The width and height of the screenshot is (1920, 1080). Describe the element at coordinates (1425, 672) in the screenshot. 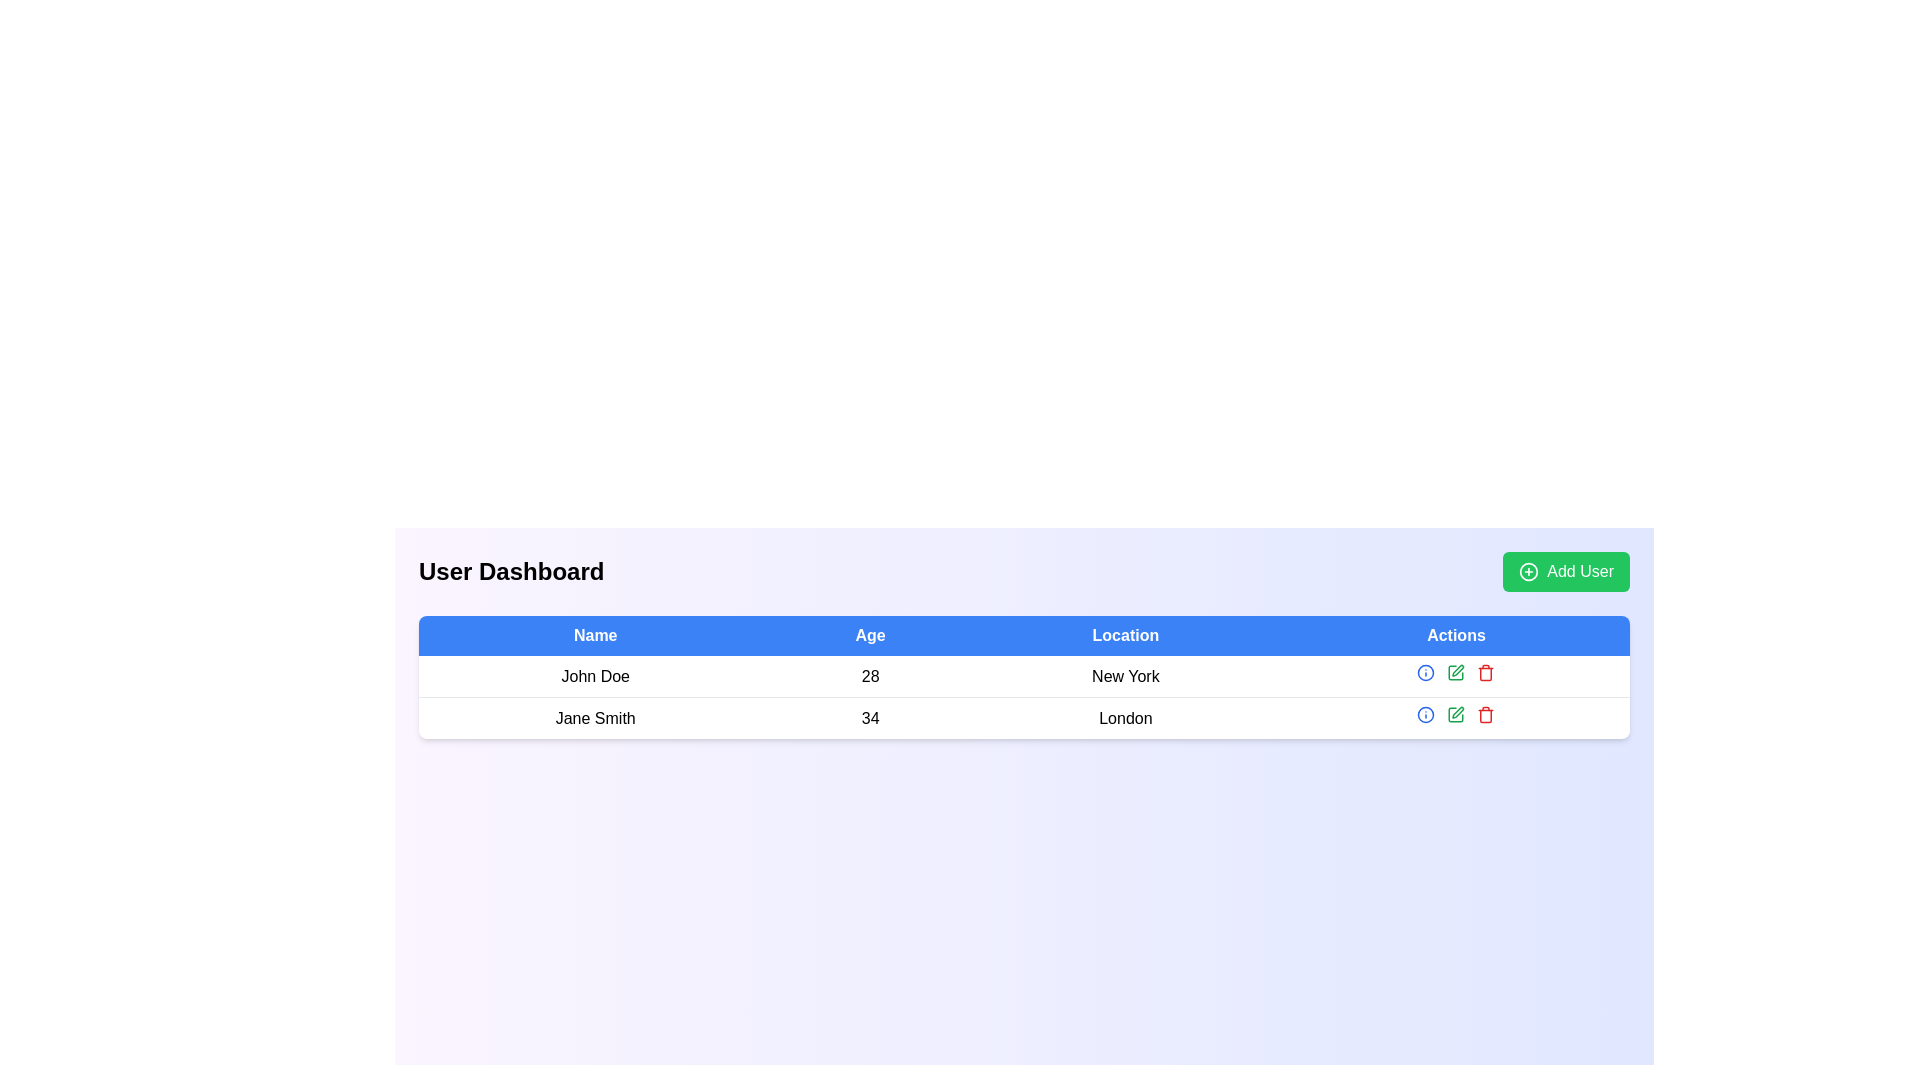

I see `the small blue circular informational icon containing an 'i' located in the 'Actions' column of the user table for 'Jane Smith'` at that location.